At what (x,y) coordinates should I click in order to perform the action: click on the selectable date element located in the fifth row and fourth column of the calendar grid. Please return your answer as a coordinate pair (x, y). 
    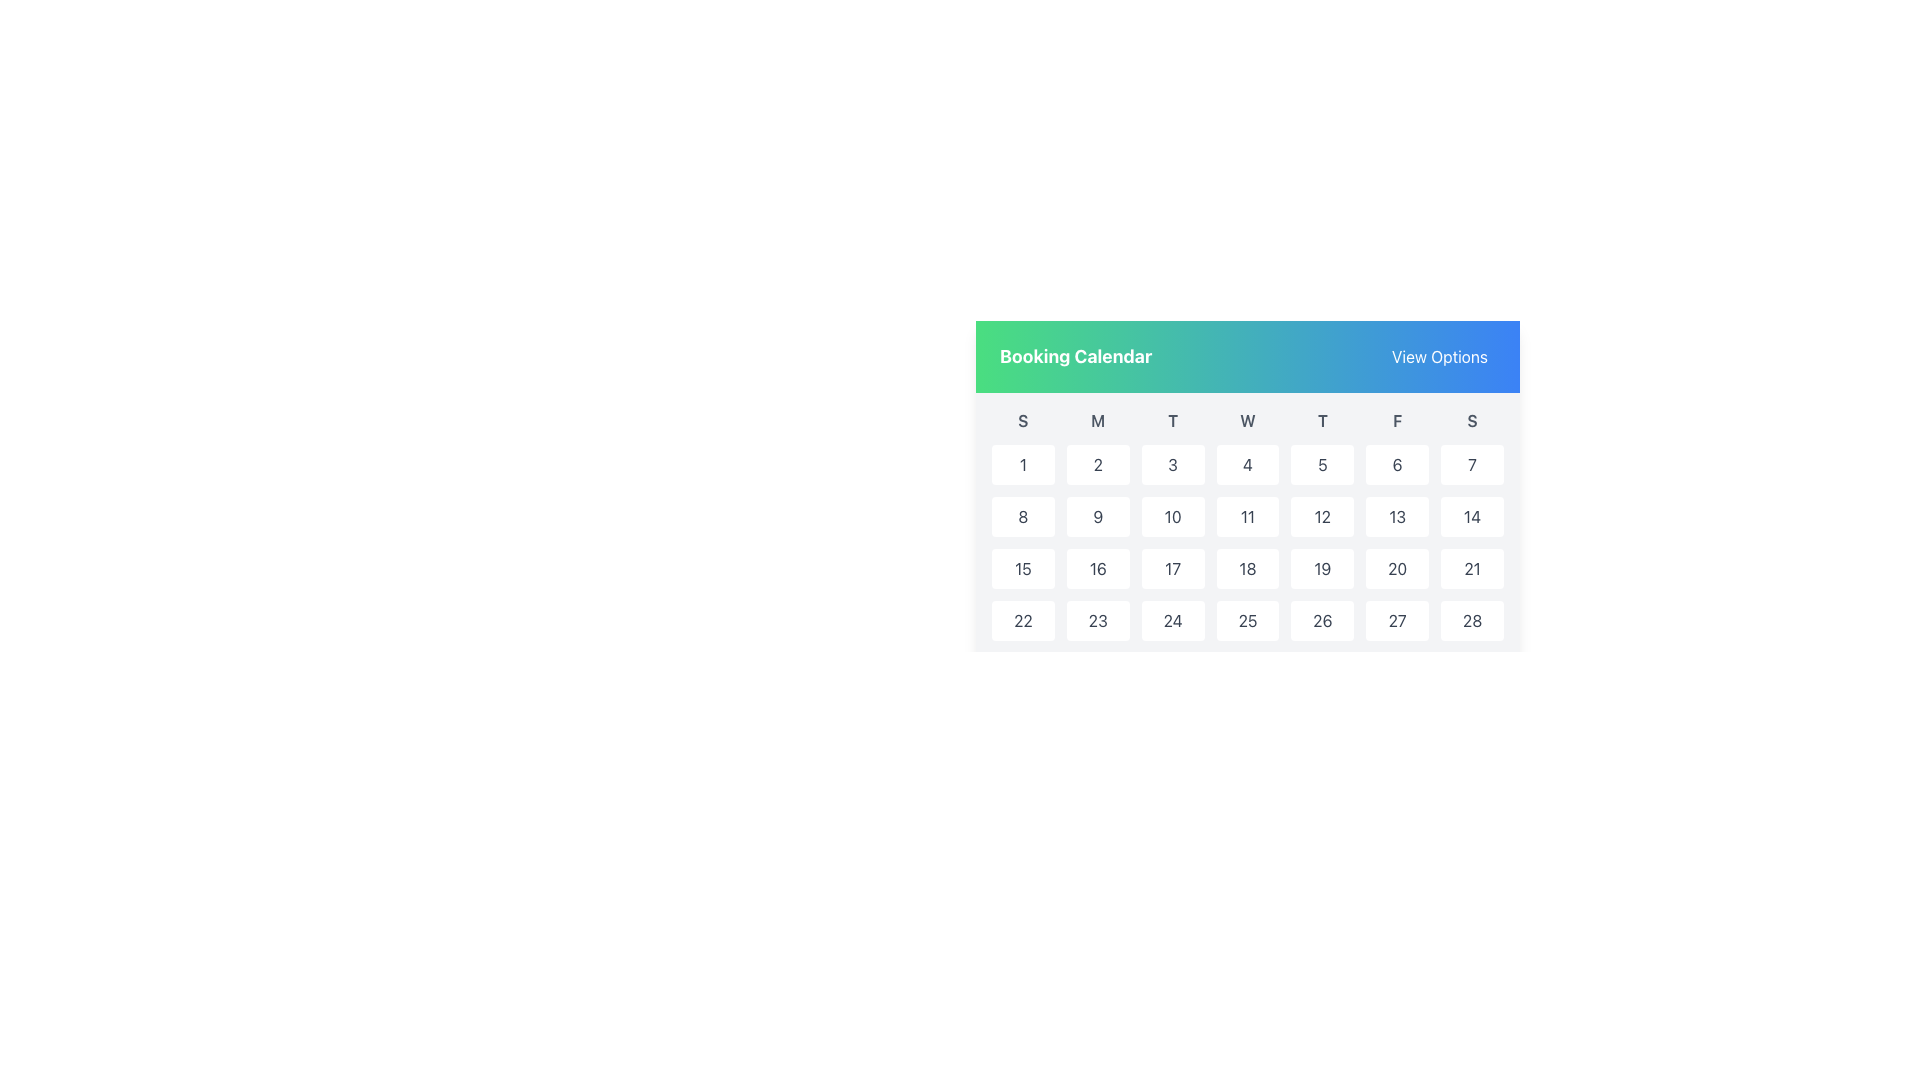
    Looking at the image, I should click on (1321, 569).